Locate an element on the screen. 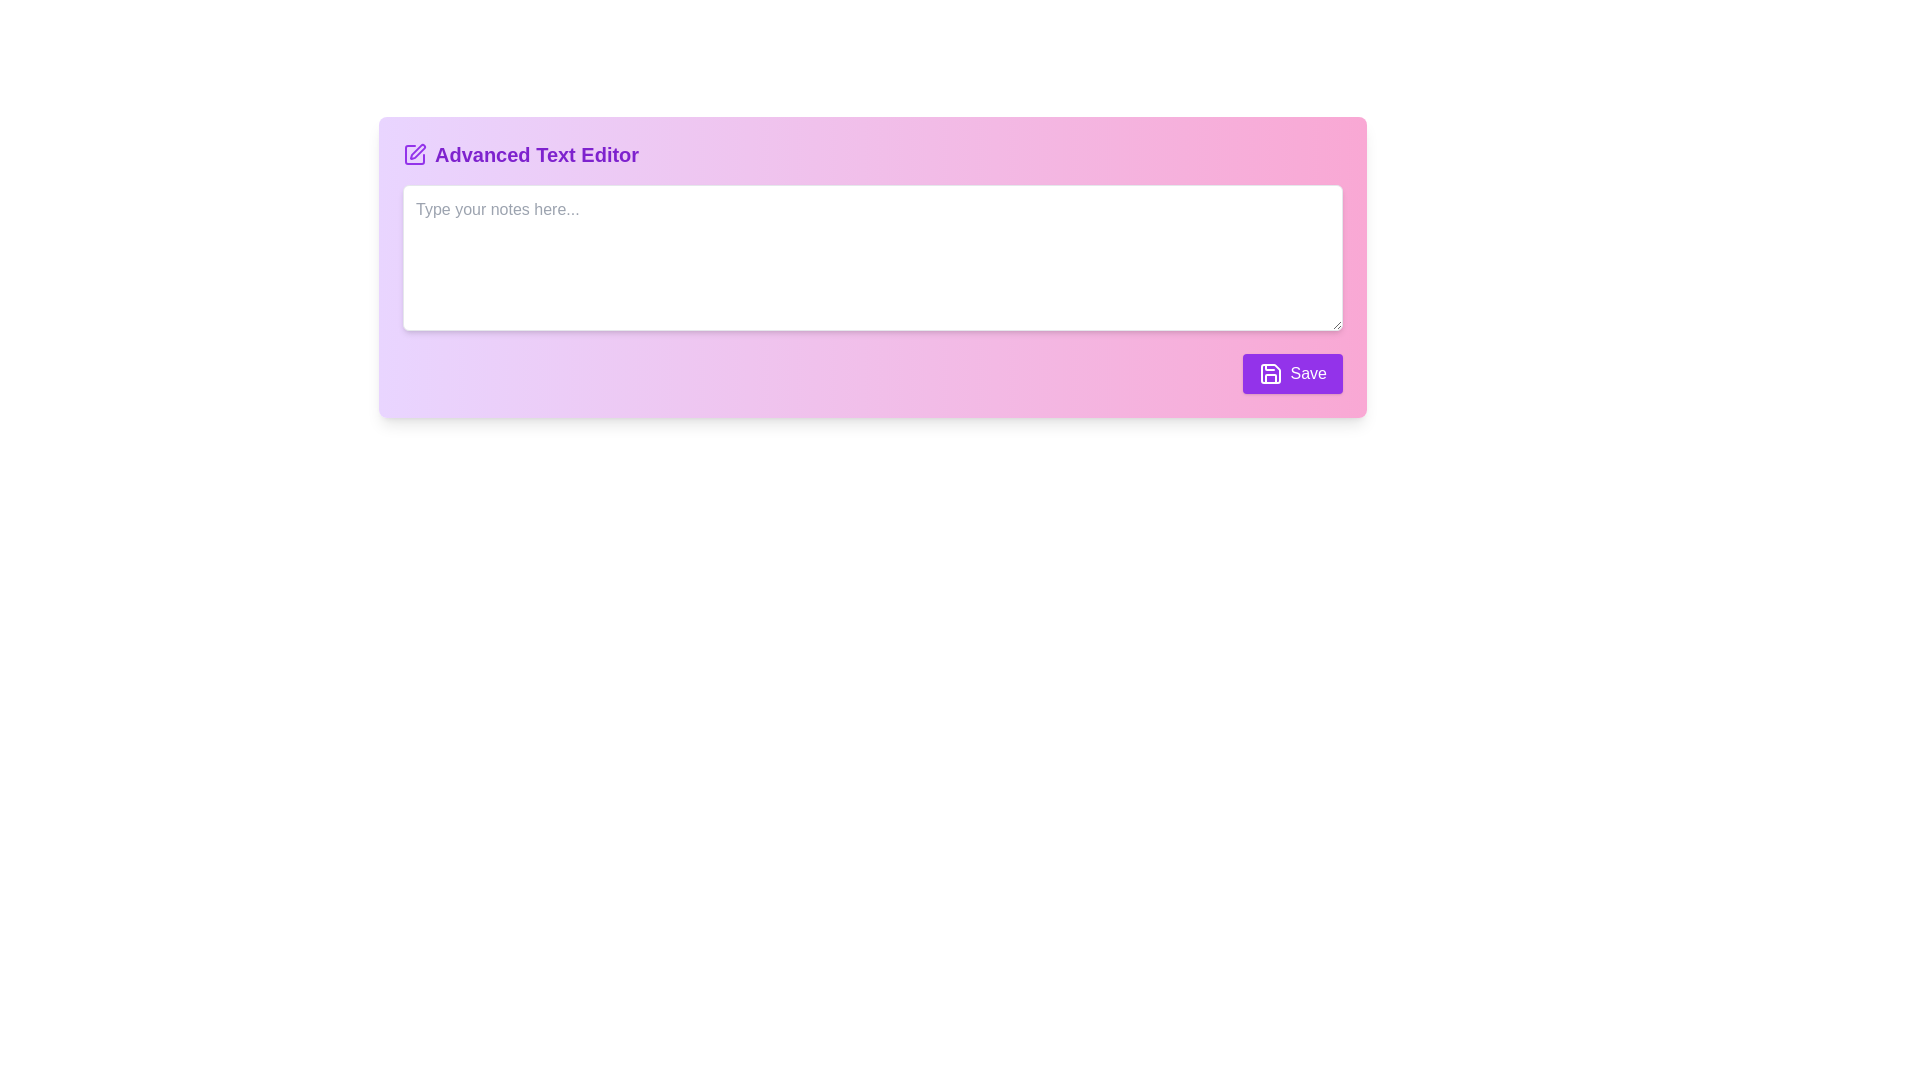 The width and height of the screenshot is (1920, 1080). the edit icon represented within the SVG graphic, which is located above the 'Advanced Text Editor' label is located at coordinates (416, 150).